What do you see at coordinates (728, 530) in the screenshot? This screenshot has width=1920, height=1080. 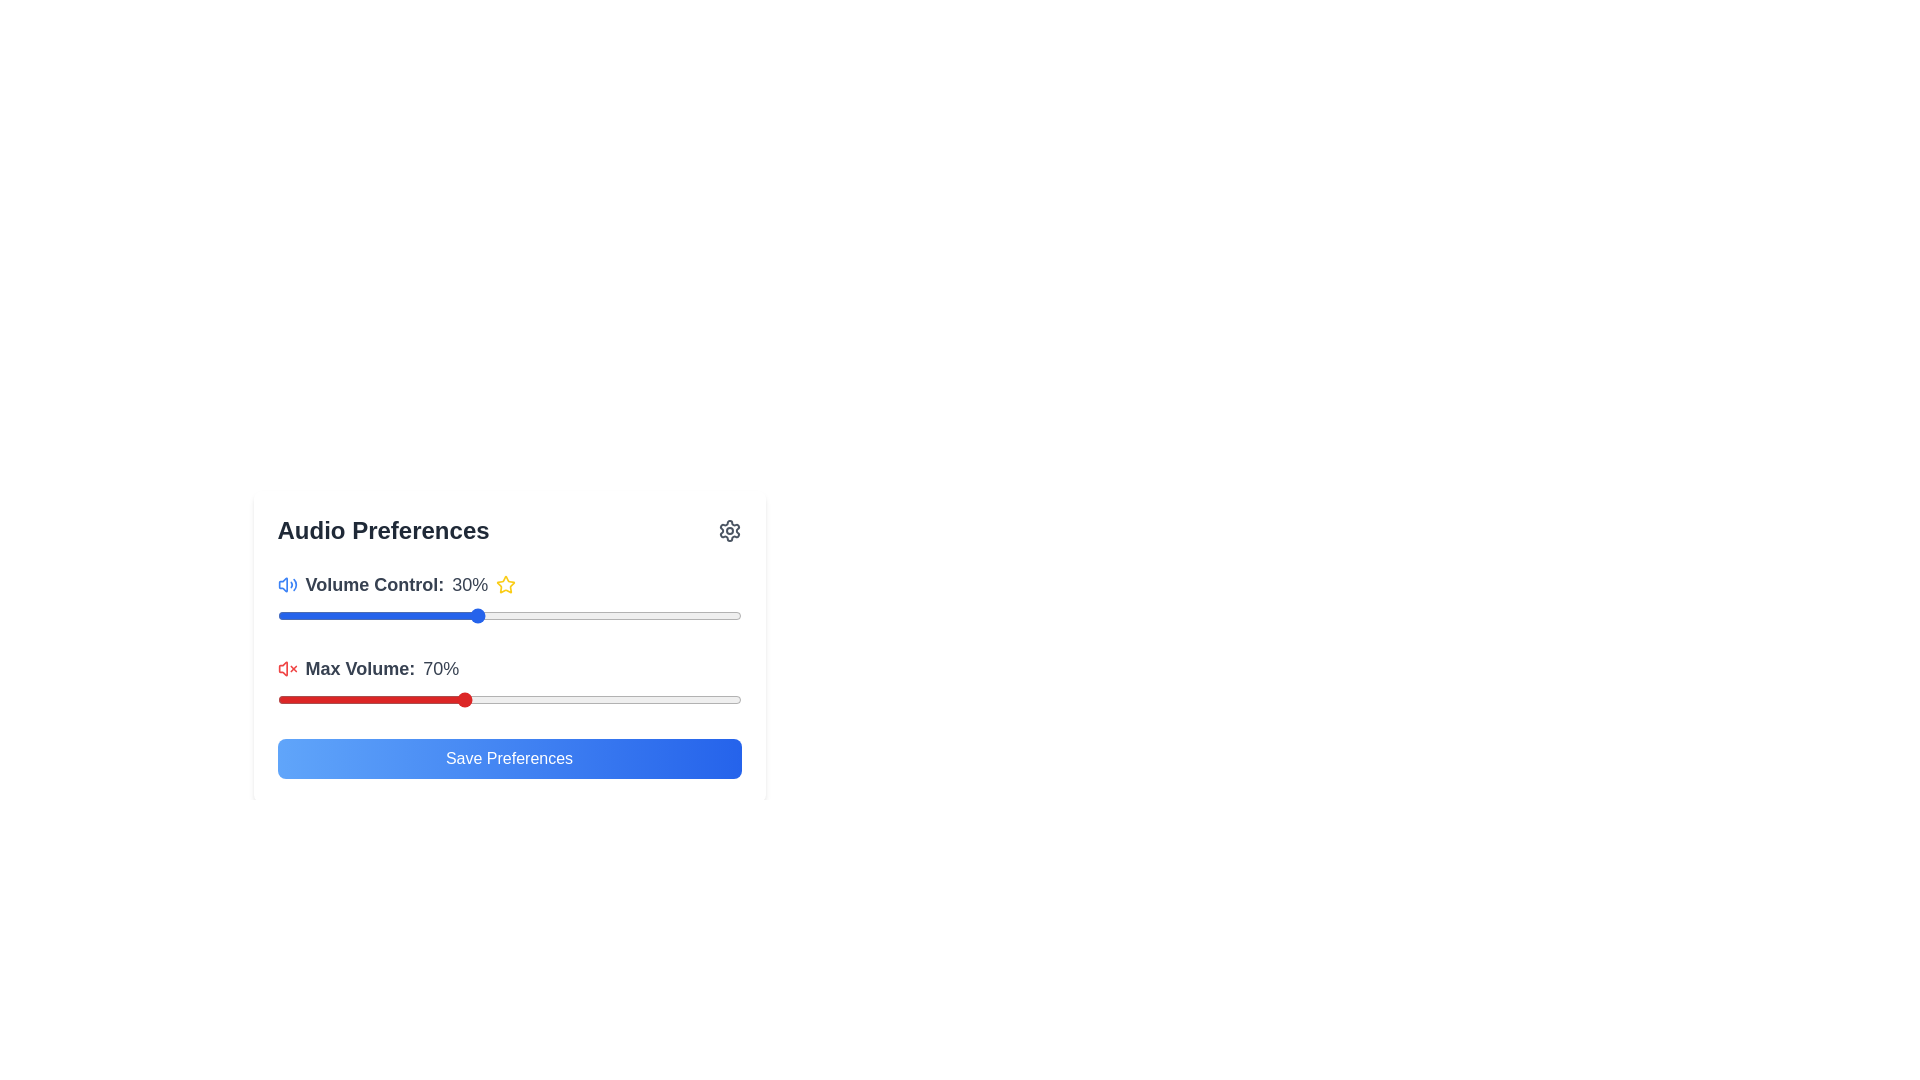 I see `the gear-shaped settings icon located at the top-right corner of the 'Audio Preferences' box to observe its transition effect` at bounding box center [728, 530].